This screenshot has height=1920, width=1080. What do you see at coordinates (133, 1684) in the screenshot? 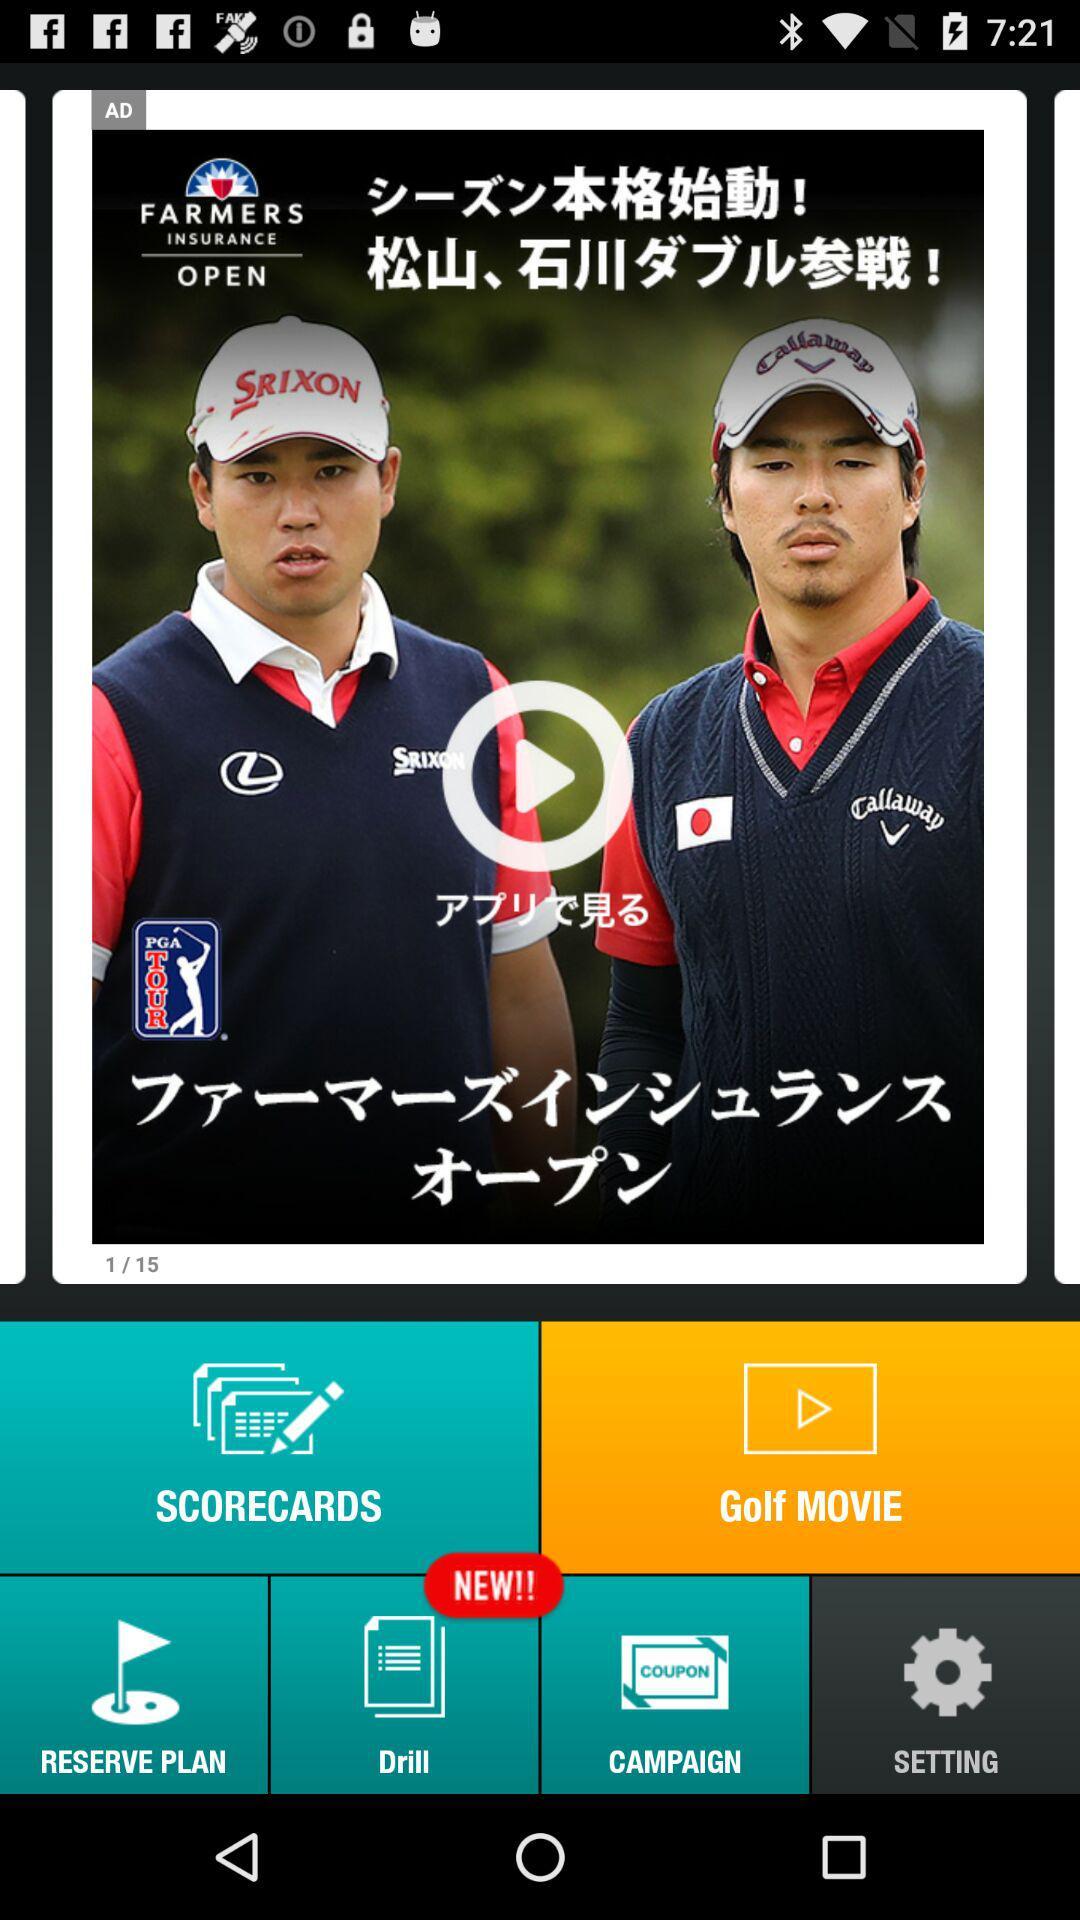
I see `item to the left of the drill item` at bounding box center [133, 1684].